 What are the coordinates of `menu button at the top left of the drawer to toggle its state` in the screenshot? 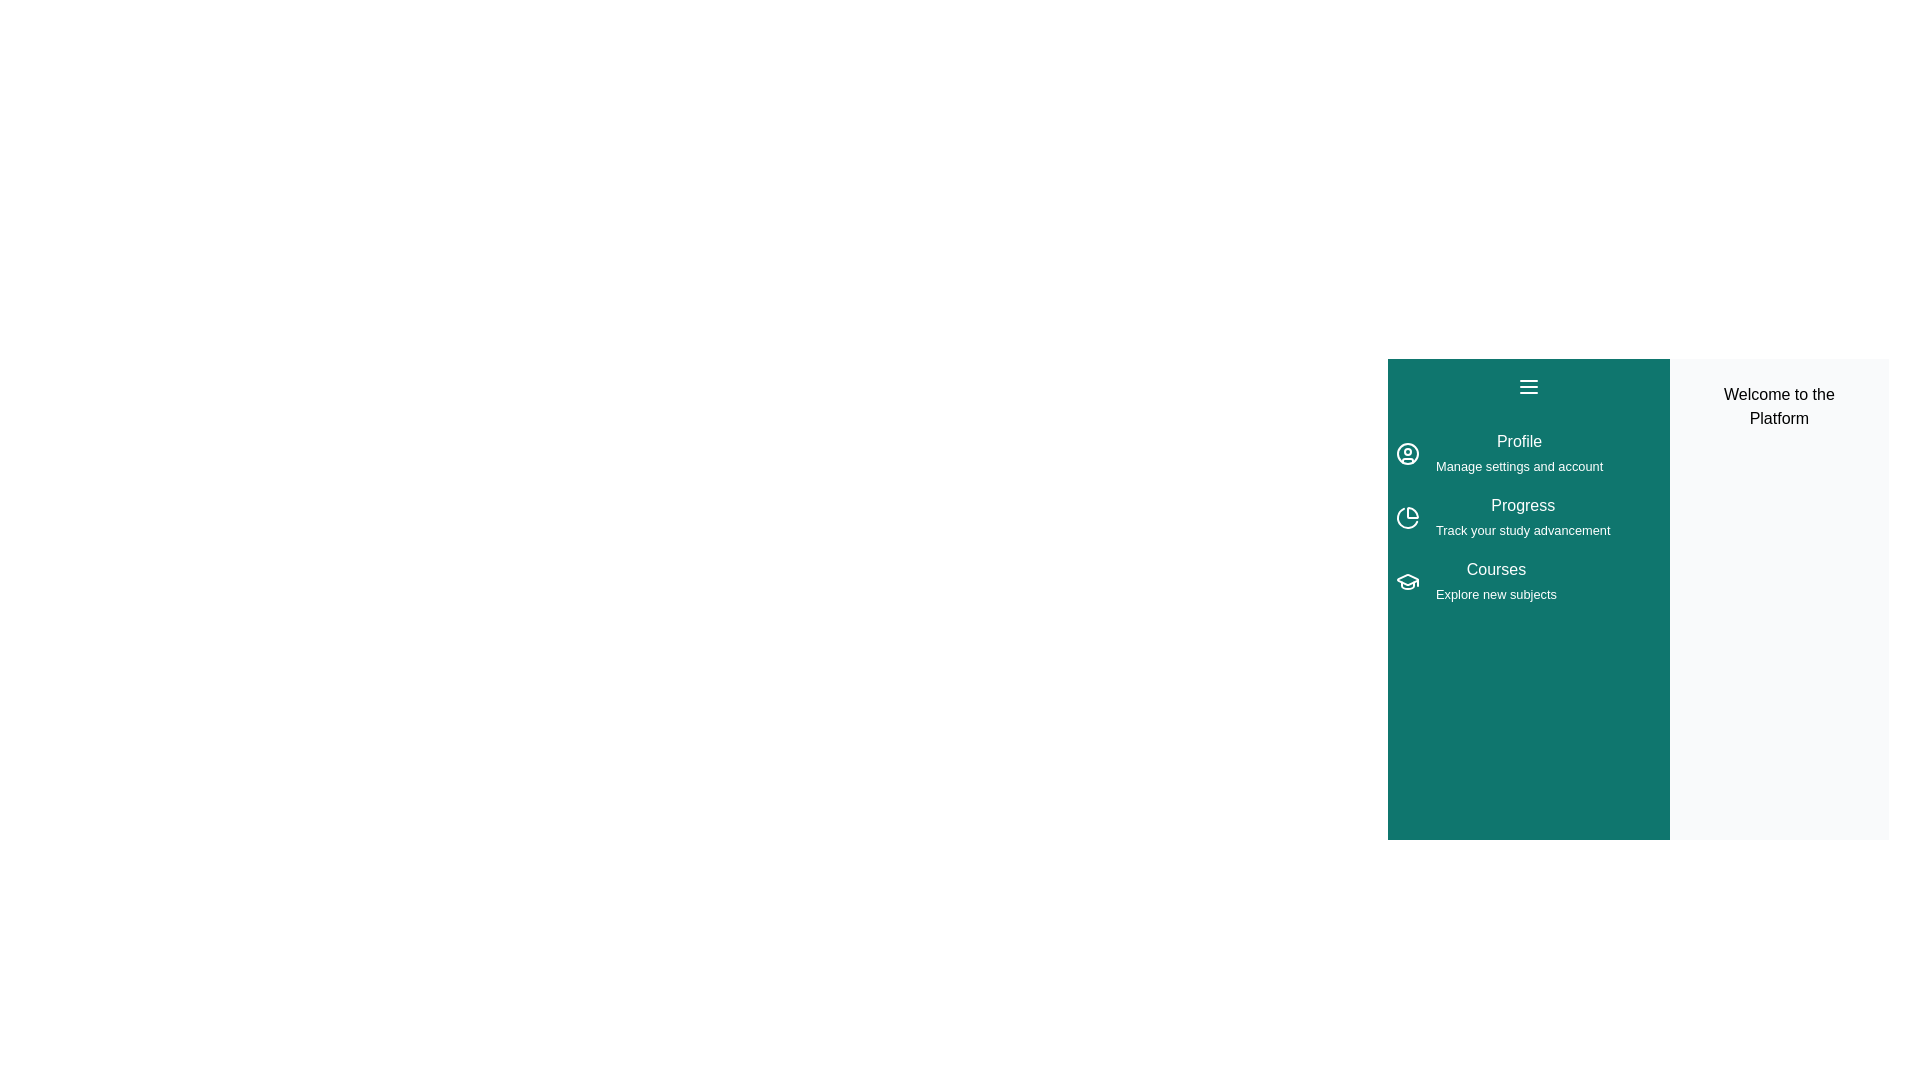 It's located at (1527, 386).